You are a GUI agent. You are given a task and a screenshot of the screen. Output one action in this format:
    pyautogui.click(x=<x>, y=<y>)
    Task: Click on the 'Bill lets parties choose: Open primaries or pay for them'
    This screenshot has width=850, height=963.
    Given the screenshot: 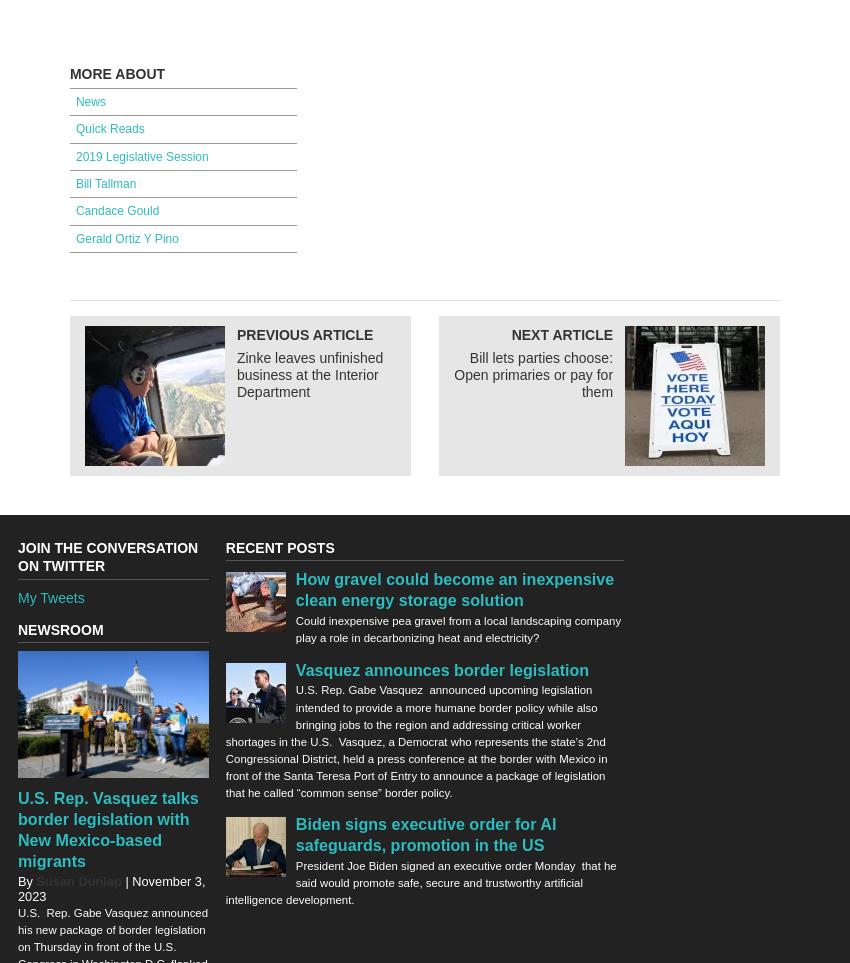 What is the action you would take?
    pyautogui.click(x=452, y=373)
    